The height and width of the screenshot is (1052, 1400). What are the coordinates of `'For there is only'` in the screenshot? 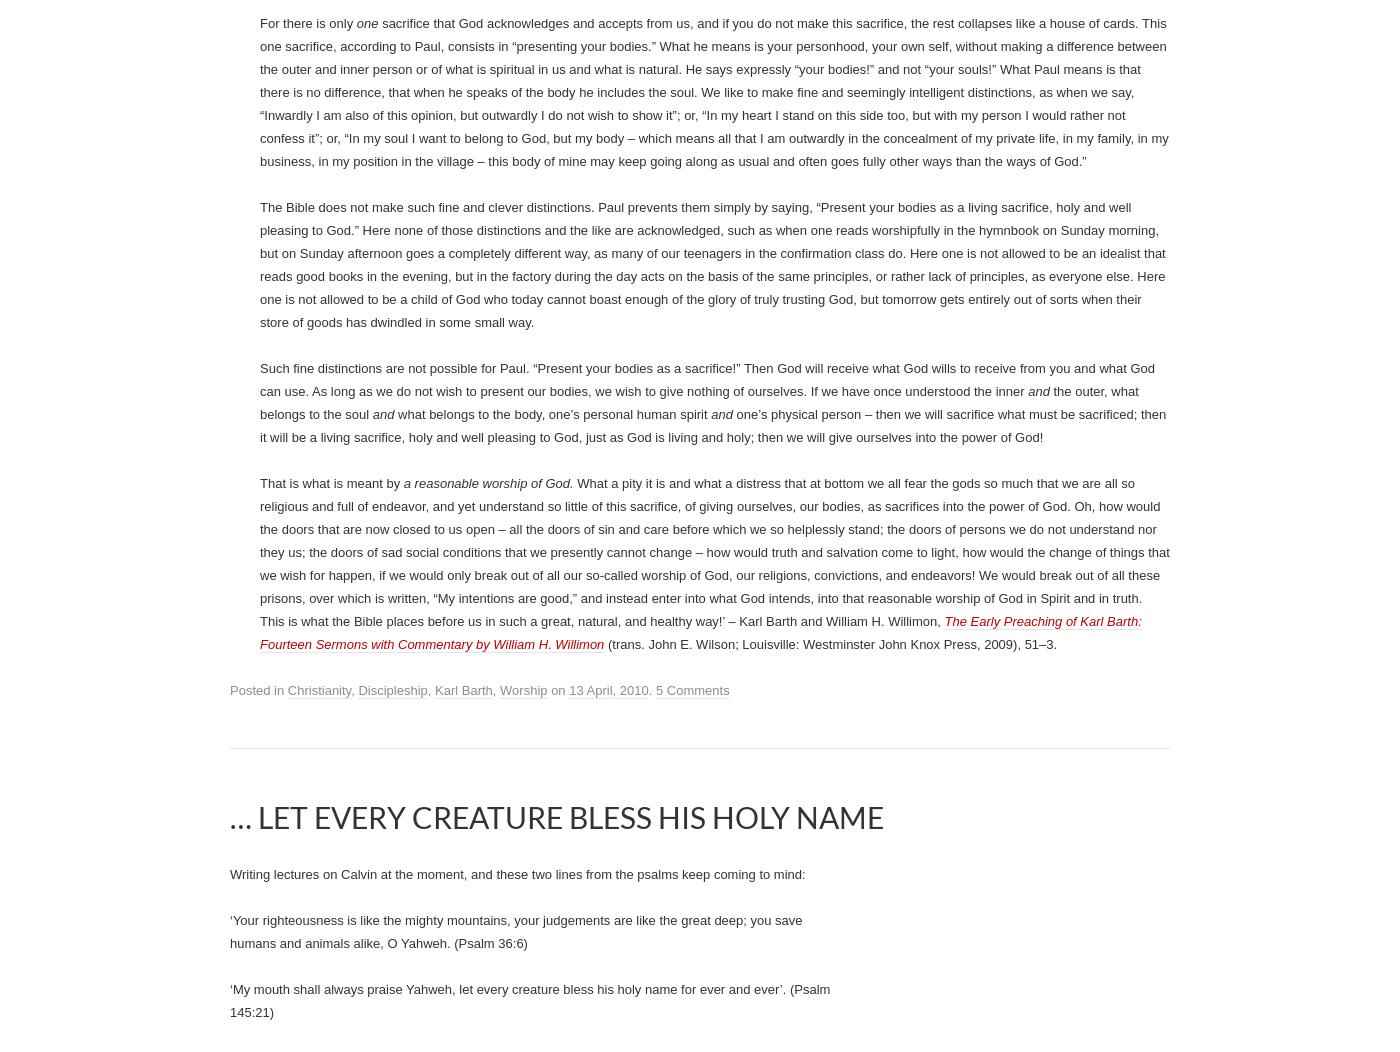 It's located at (308, 790).